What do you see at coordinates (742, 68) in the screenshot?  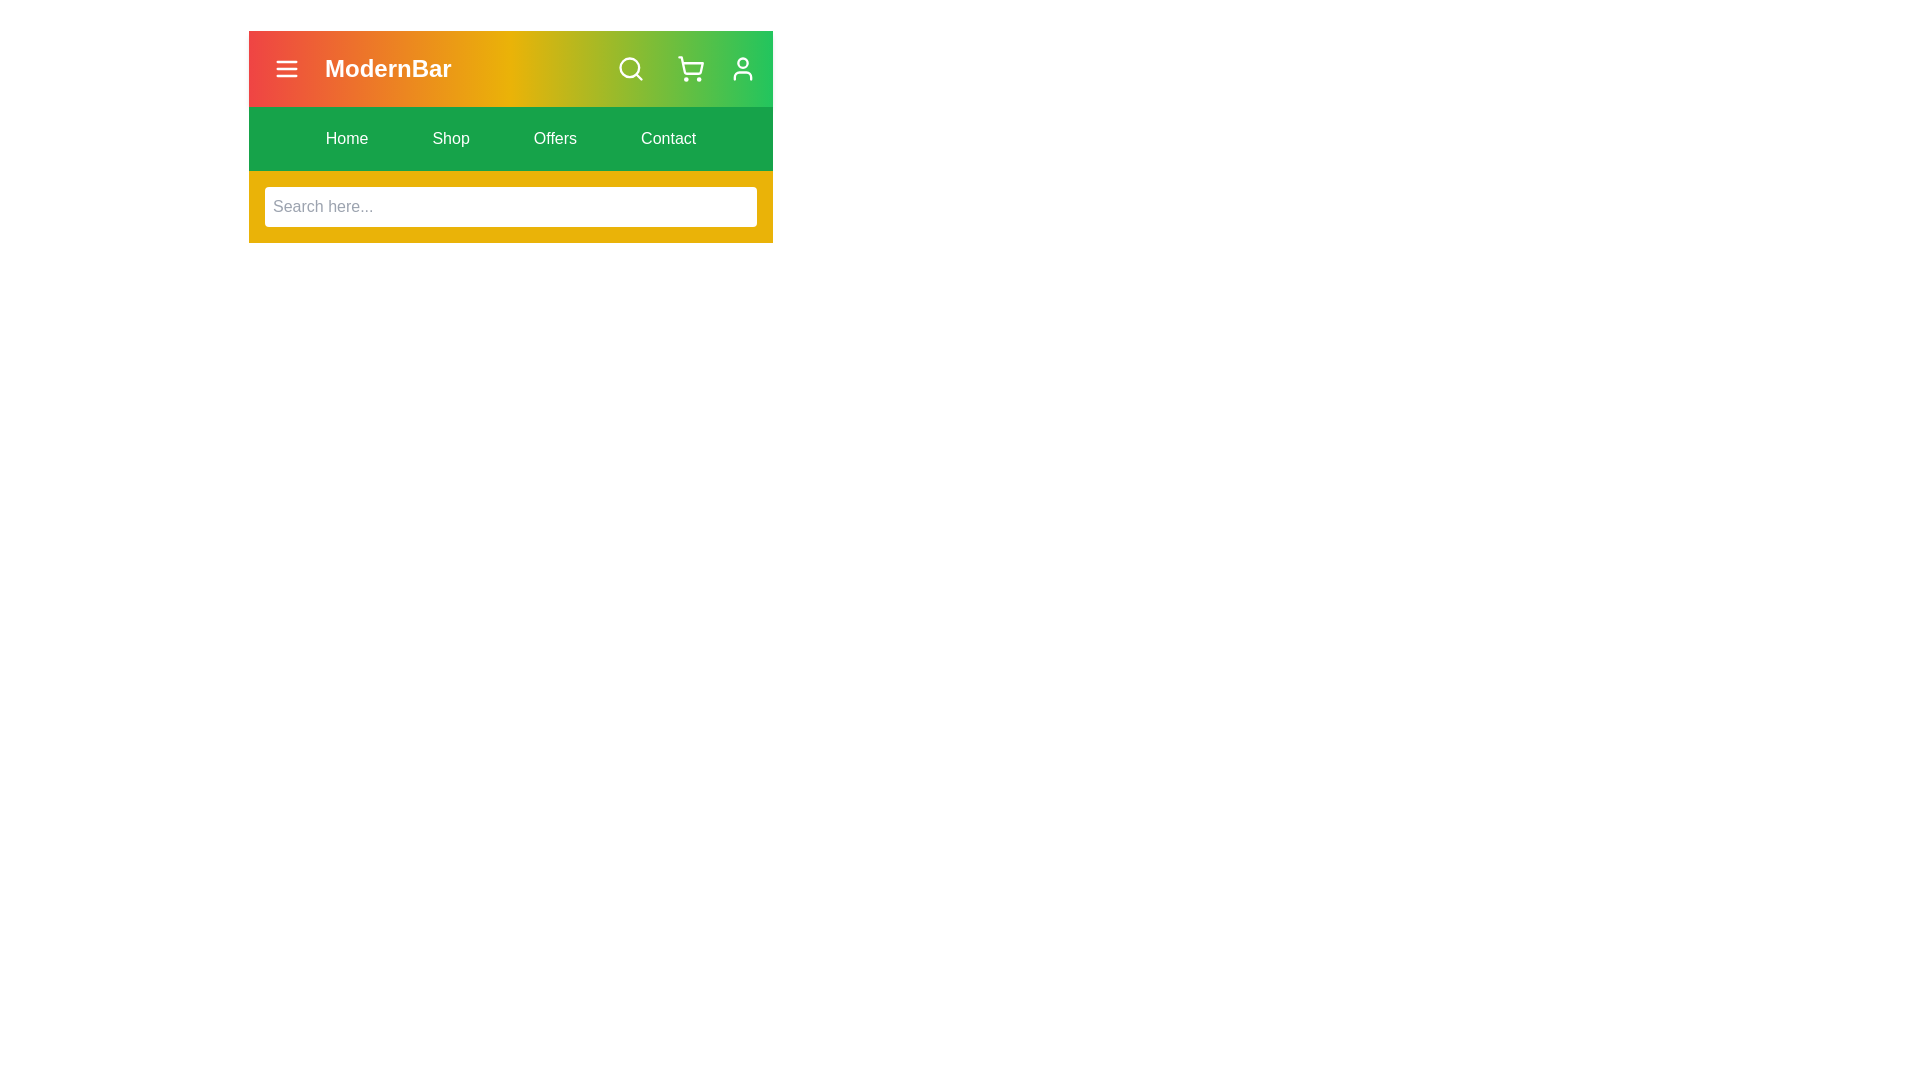 I see `the user icon in the ModernAppBar` at bounding box center [742, 68].